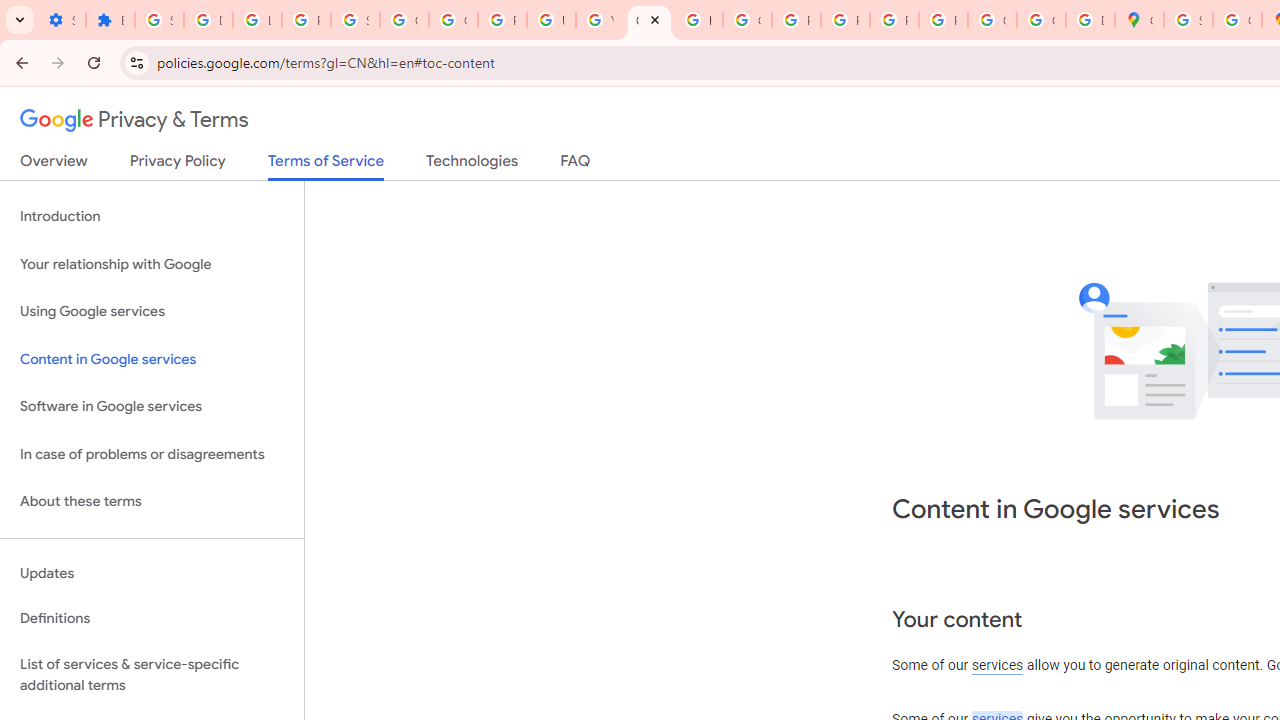  What do you see at coordinates (1236, 20) in the screenshot?
I see `'Create your Google Account'` at bounding box center [1236, 20].